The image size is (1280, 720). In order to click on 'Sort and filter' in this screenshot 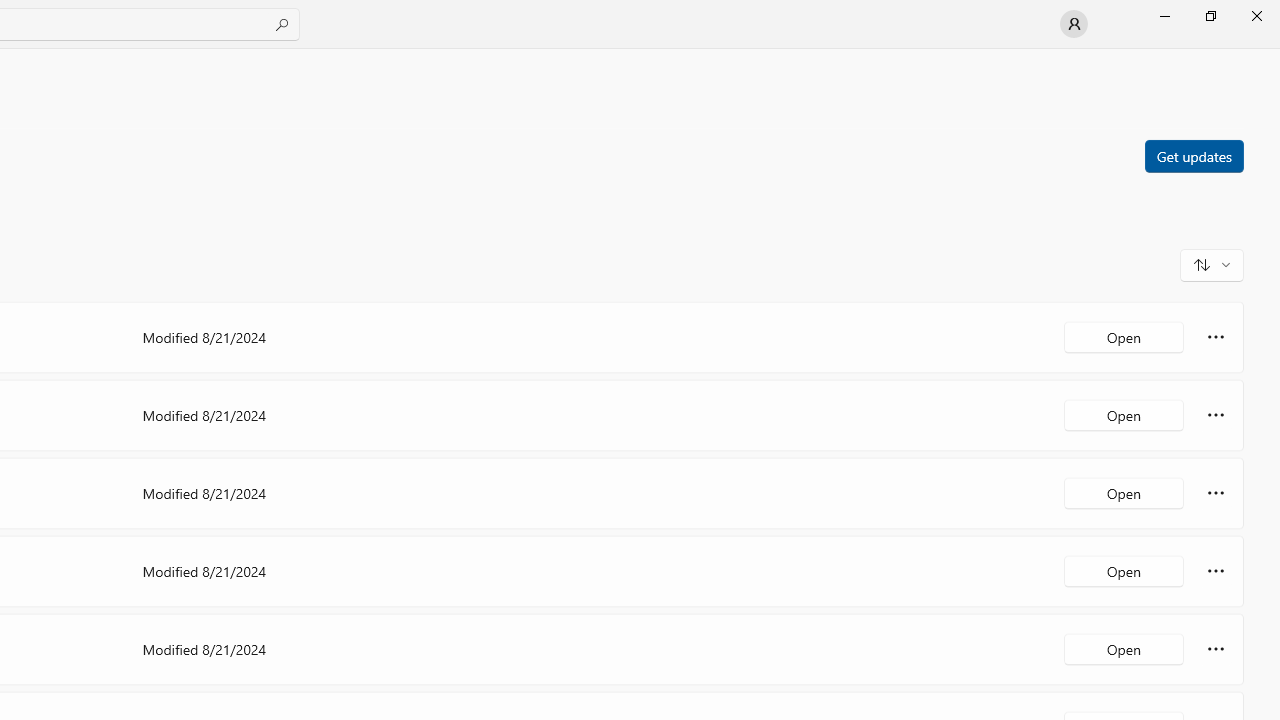, I will do `click(1211, 263)`.